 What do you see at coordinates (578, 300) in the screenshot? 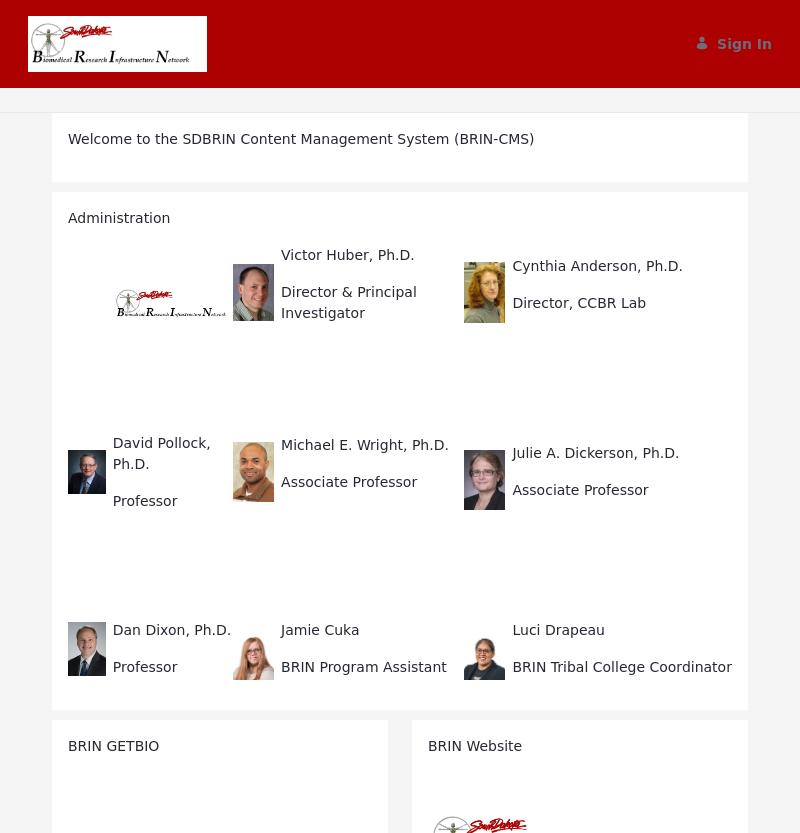
I see `'Director, CCBR Lab'` at bounding box center [578, 300].